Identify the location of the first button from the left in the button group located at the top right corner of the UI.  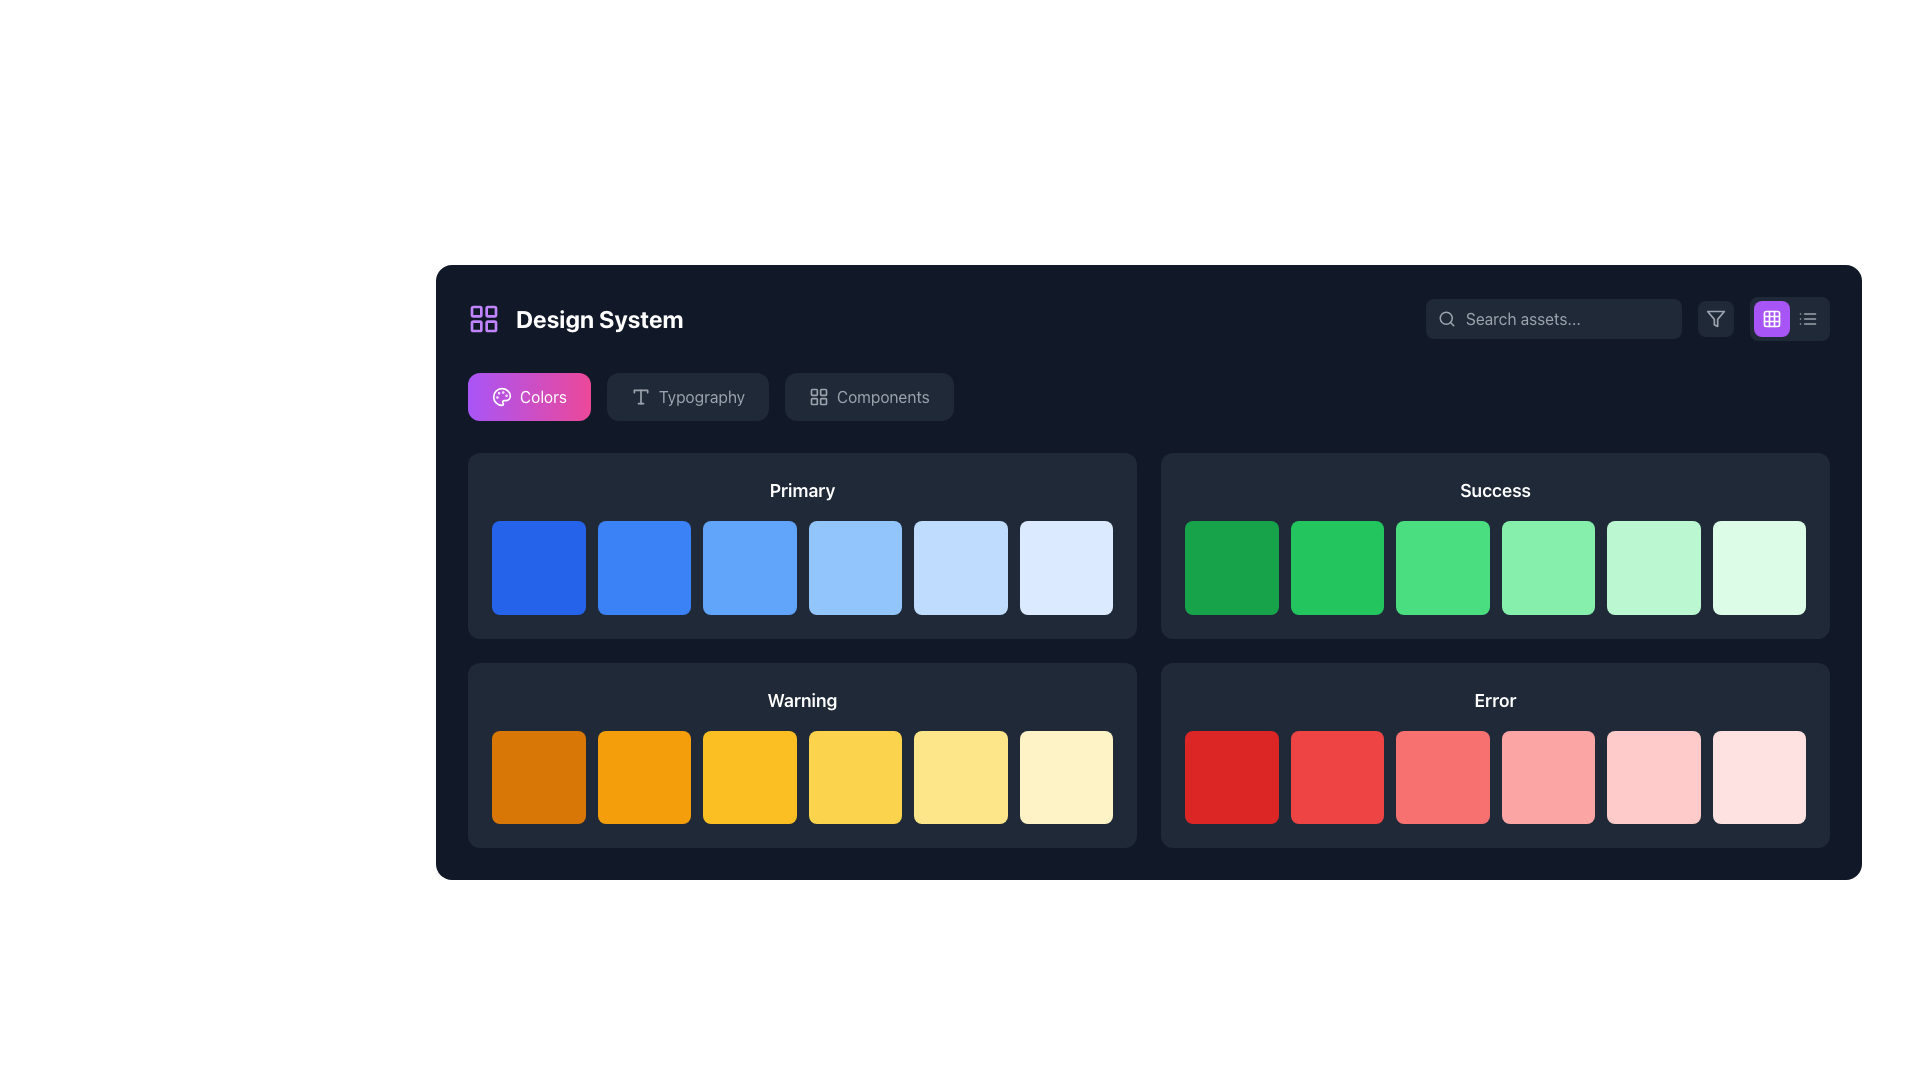
(1771, 318).